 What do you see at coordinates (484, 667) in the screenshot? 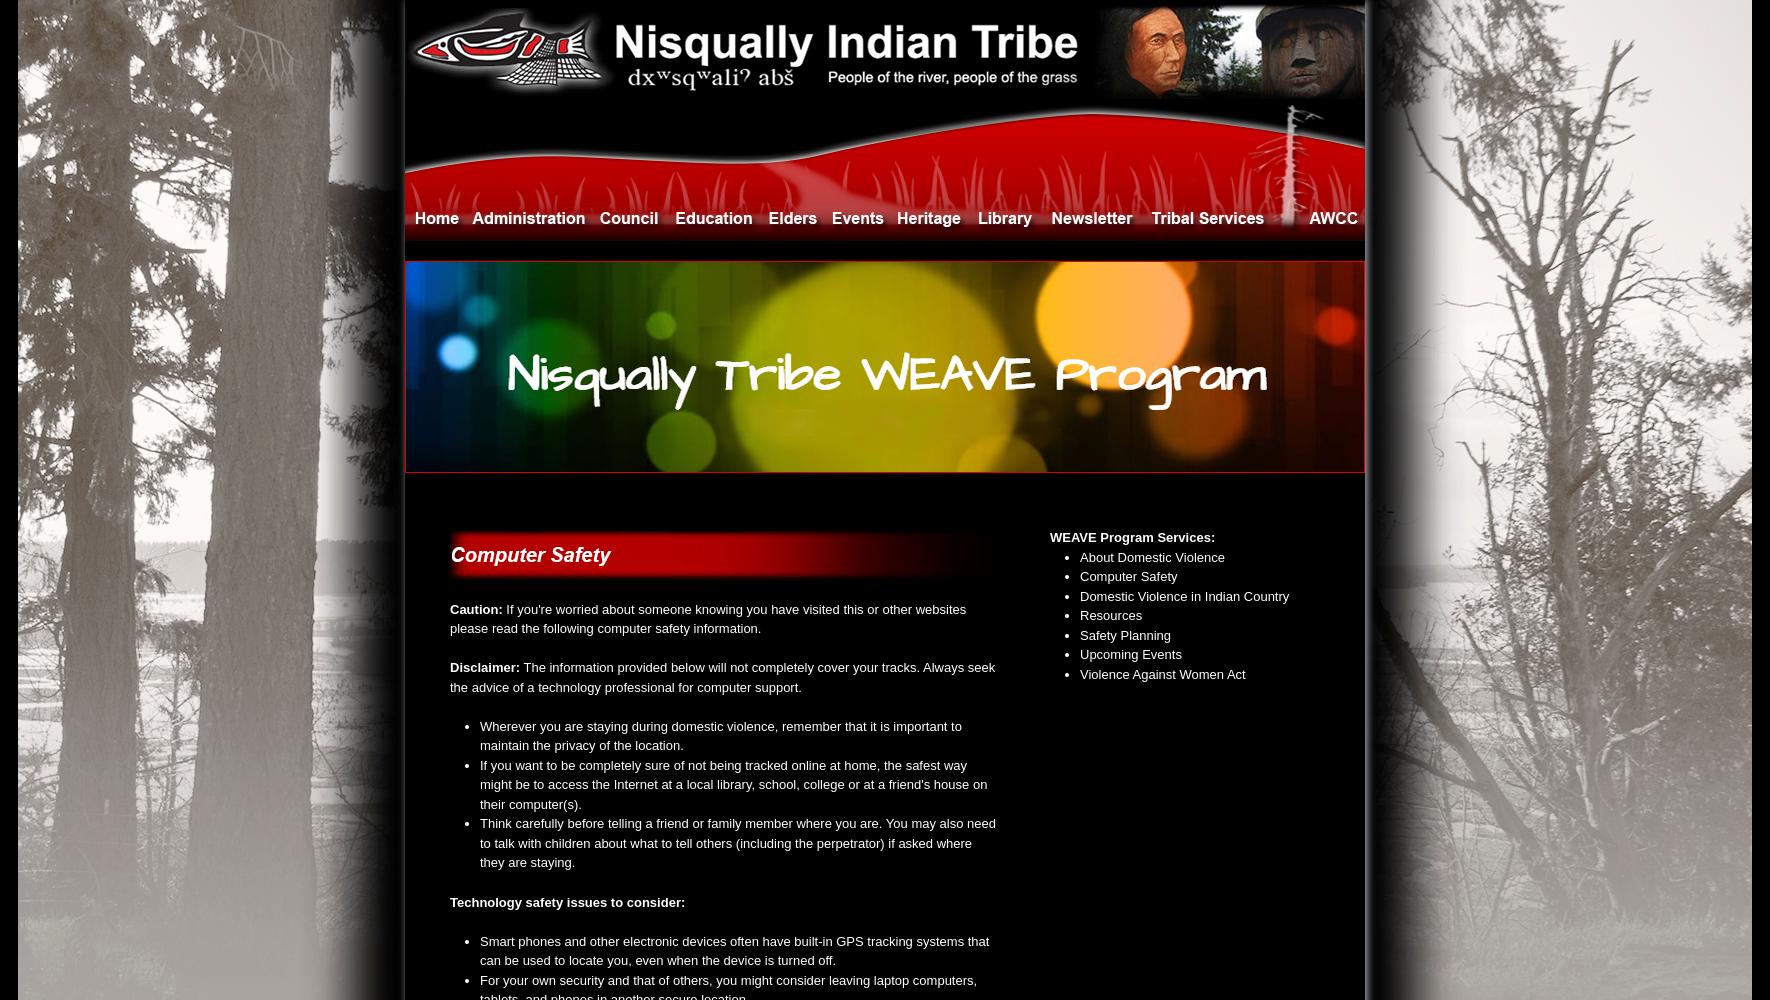
I see `'Disclaimer:'` at bounding box center [484, 667].